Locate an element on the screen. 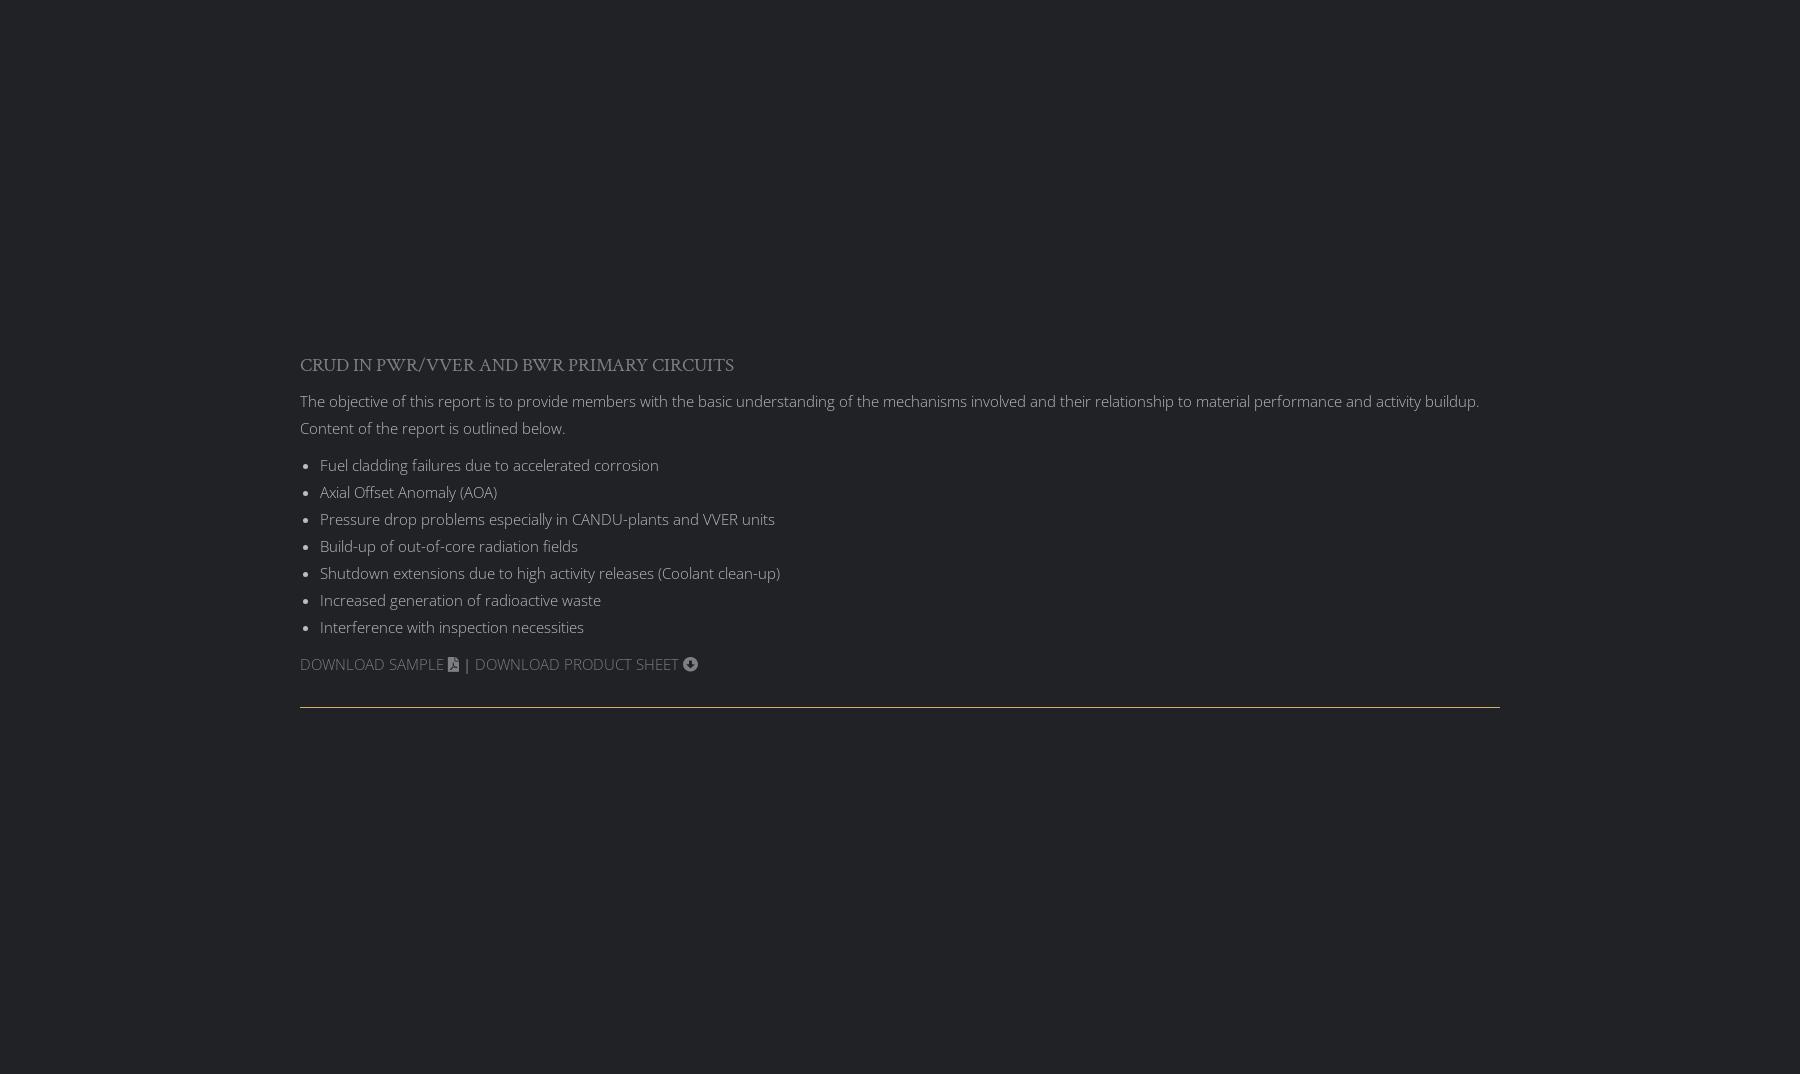  'The objective of this report is to provide members with the basic understanding of the mechanisms involved and their relationship to material performance and activity buildup. Content of the report is outlined below.' is located at coordinates (889, 413).